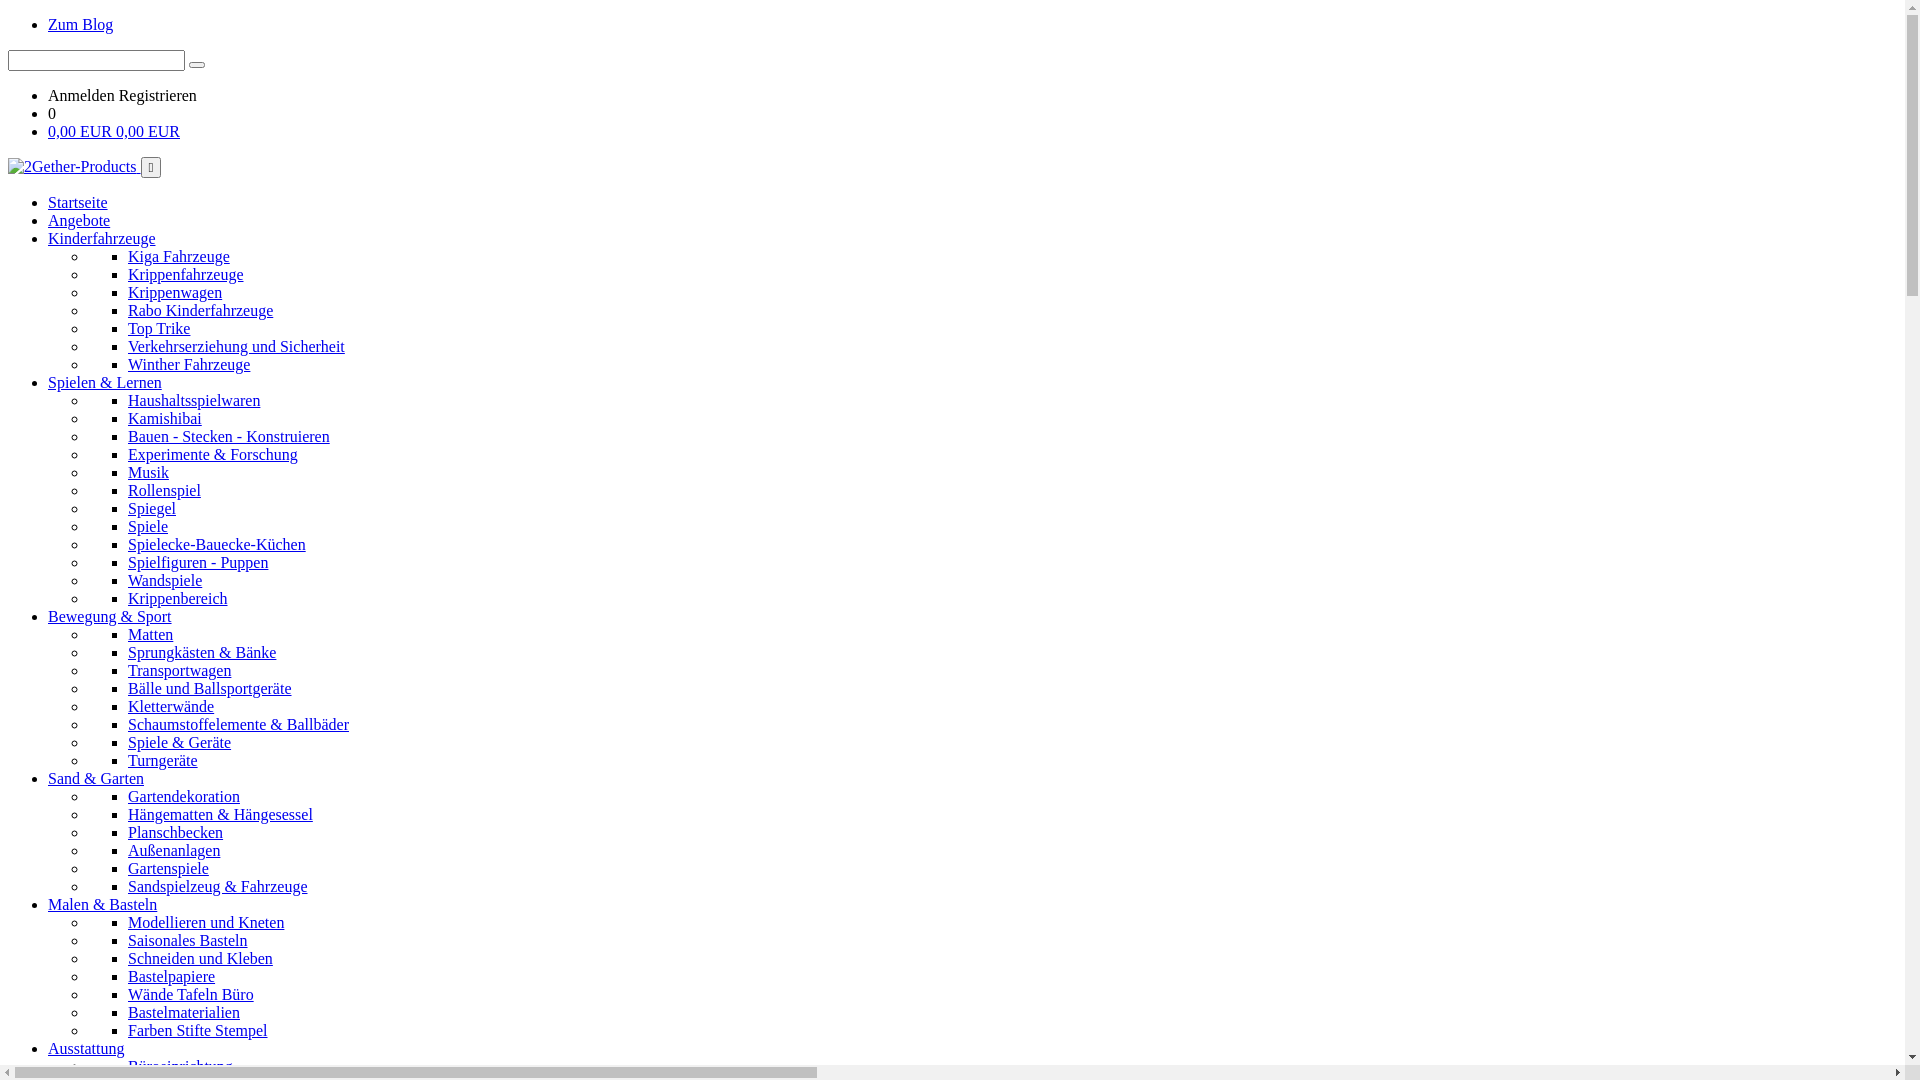 The height and width of the screenshot is (1080, 1920). I want to click on 'Transportwagen', so click(127, 670).